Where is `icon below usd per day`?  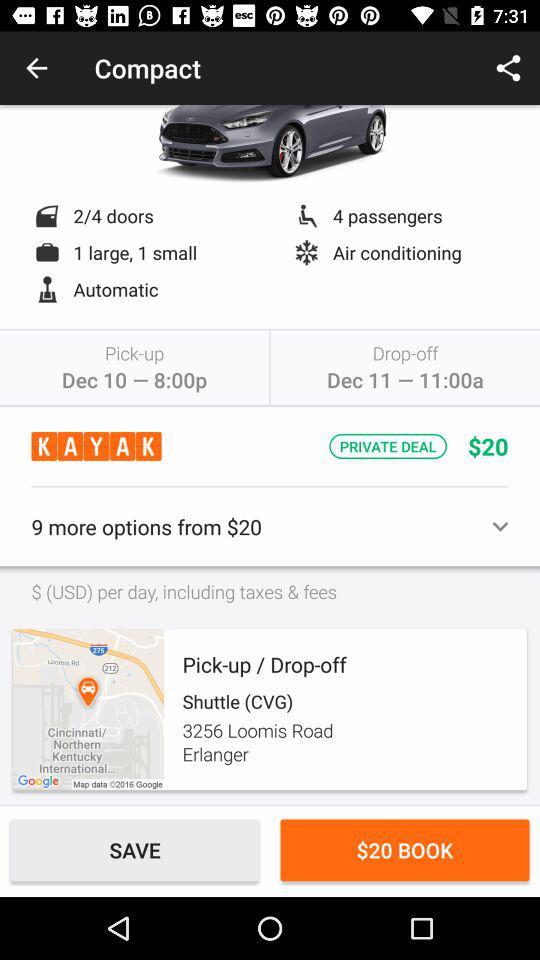 icon below usd per day is located at coordinates (87, 709).